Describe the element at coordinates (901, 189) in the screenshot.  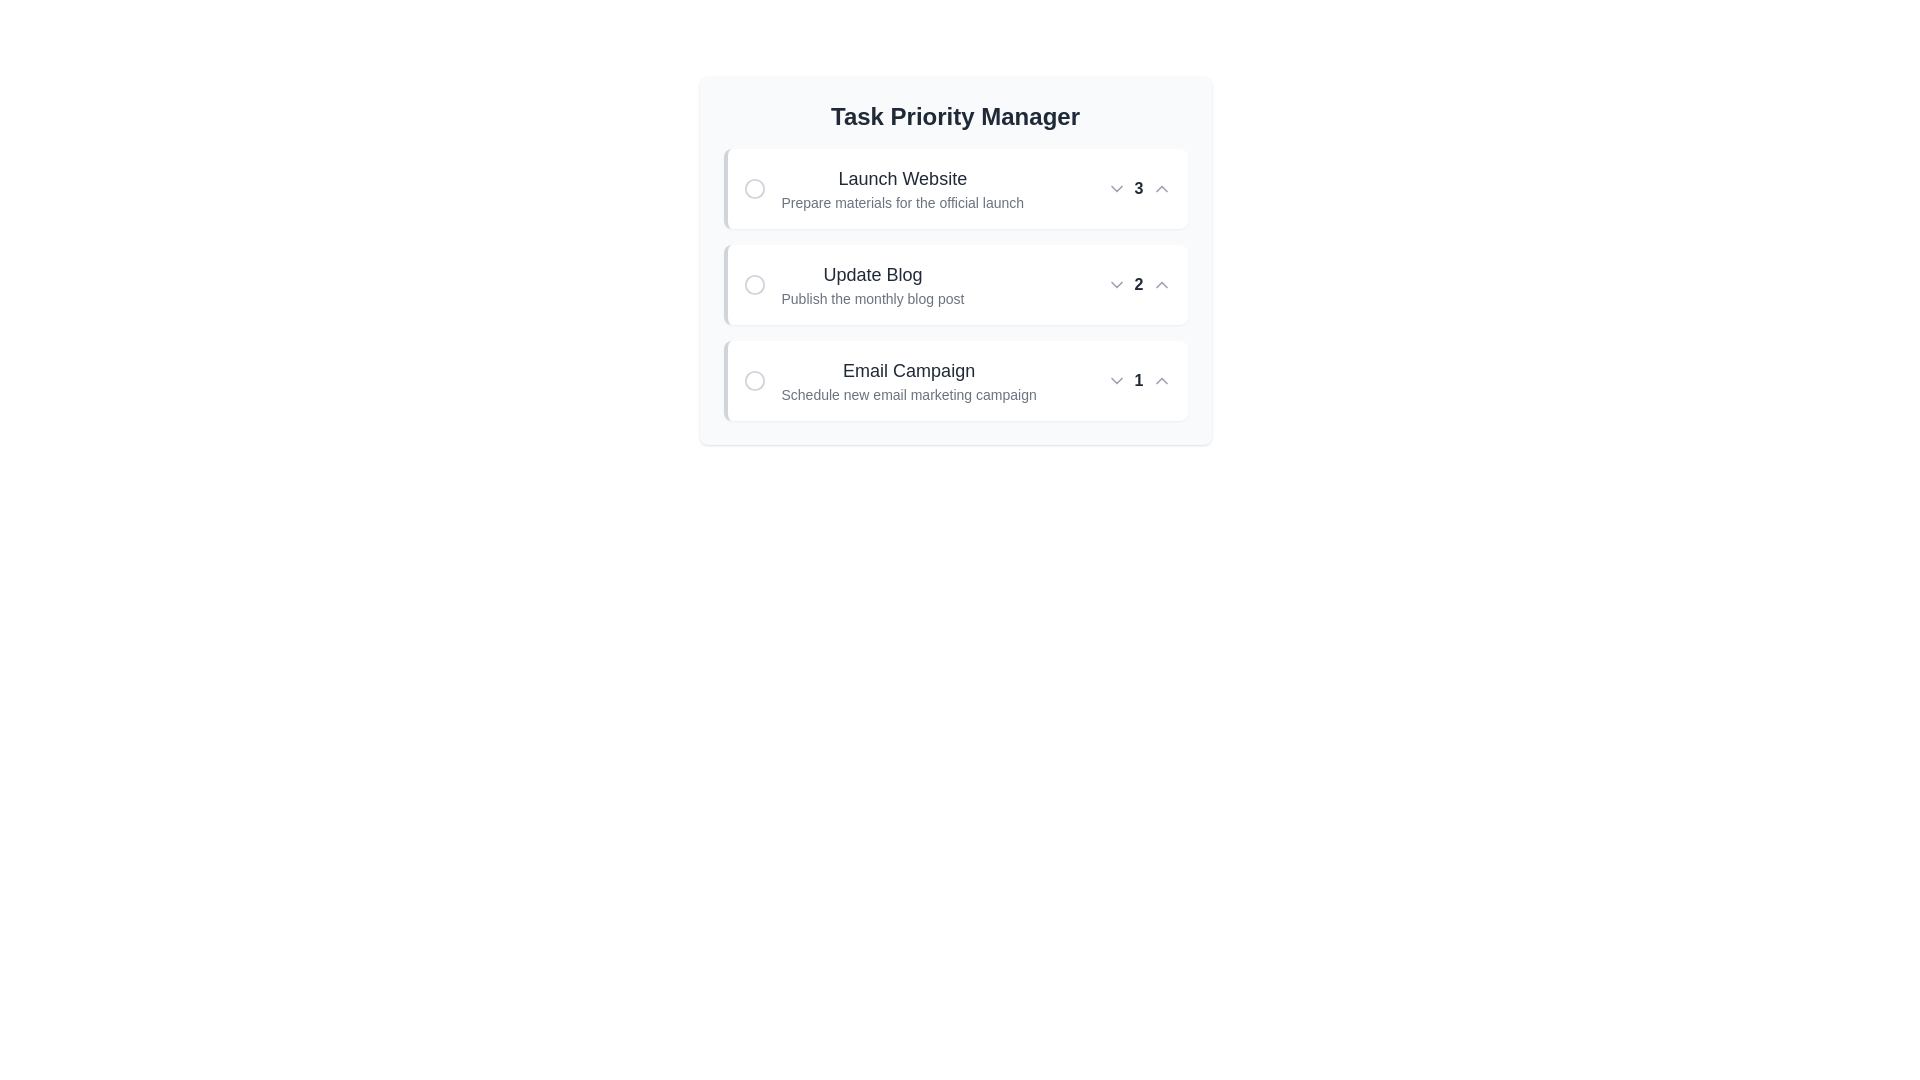
I see `description text 'Prepare materials for the official launch' from the composite text element that includes the heading 'Launch Website'` at that location.